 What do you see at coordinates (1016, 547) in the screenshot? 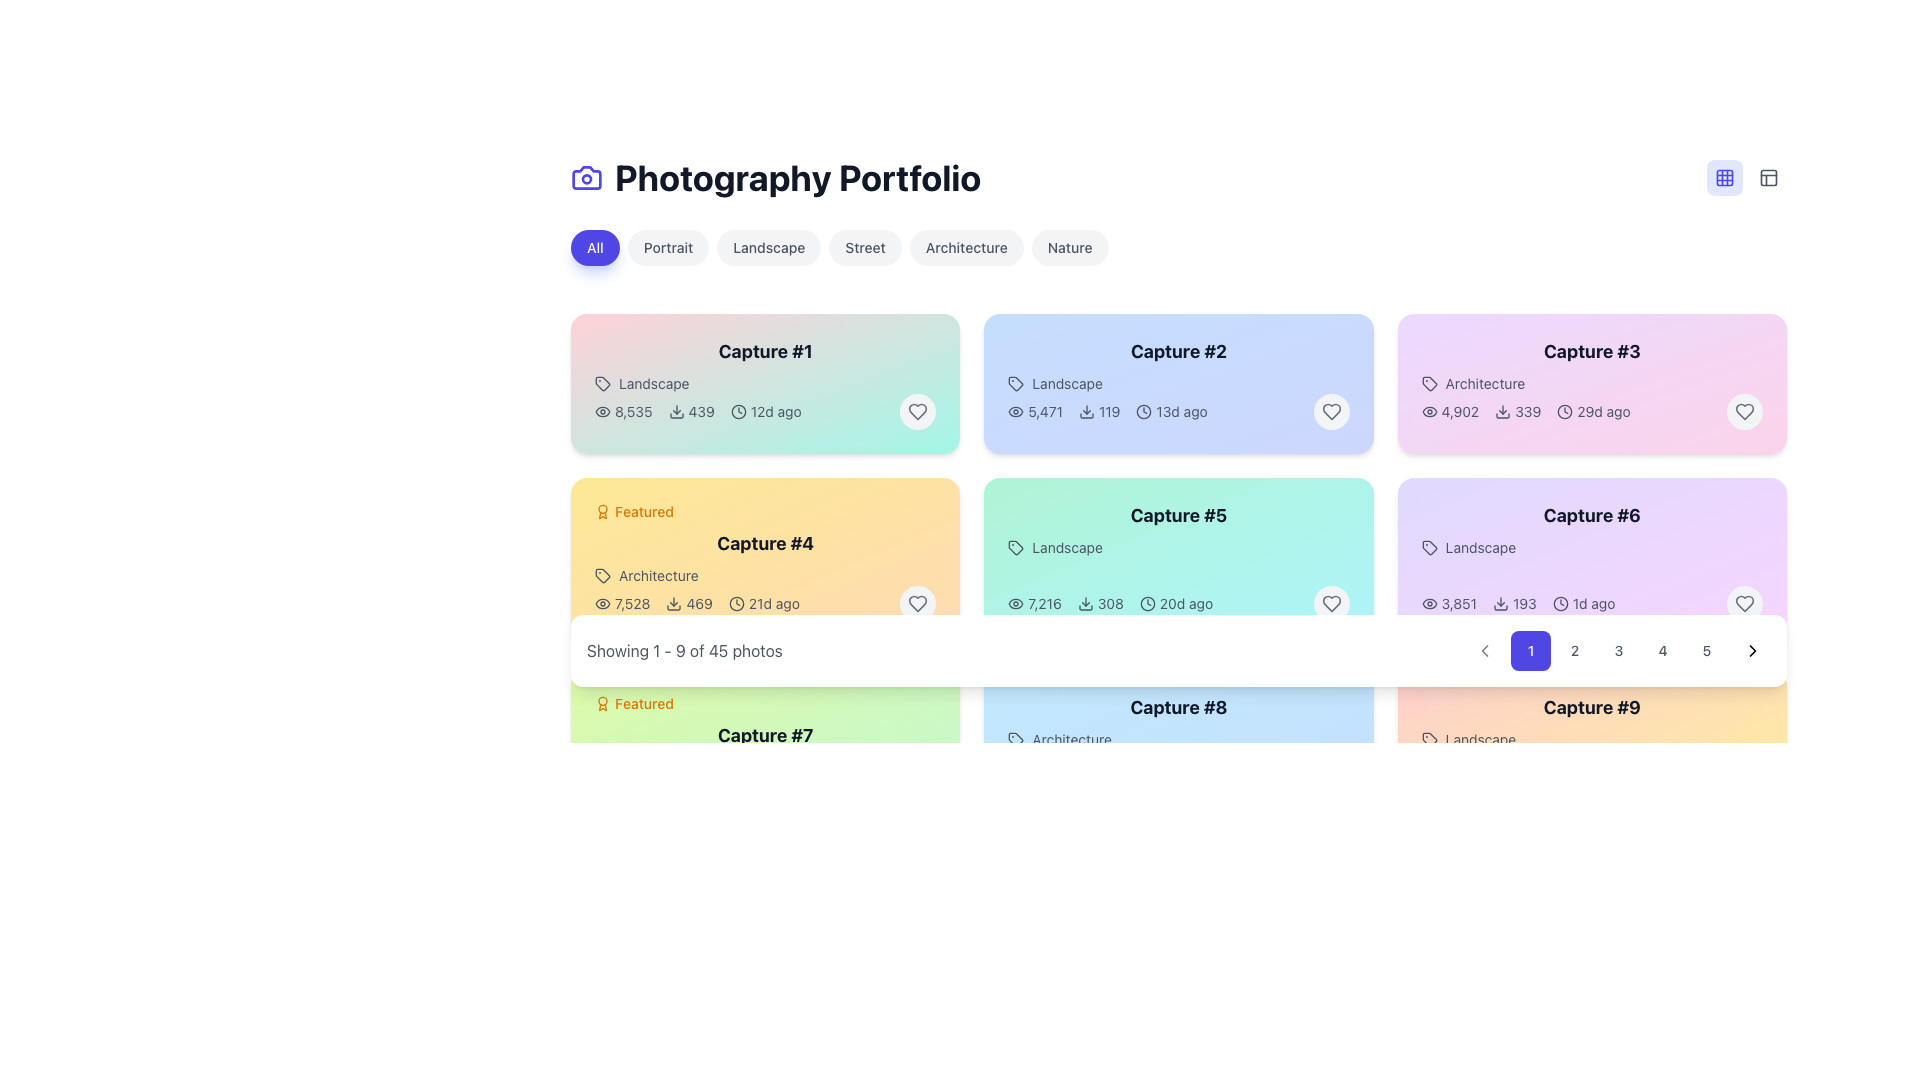
I see `the tag-shaped icon located in the text label reading 'Landscape' on the card for 'Capture #5'` at bounding box center [1016, 547].